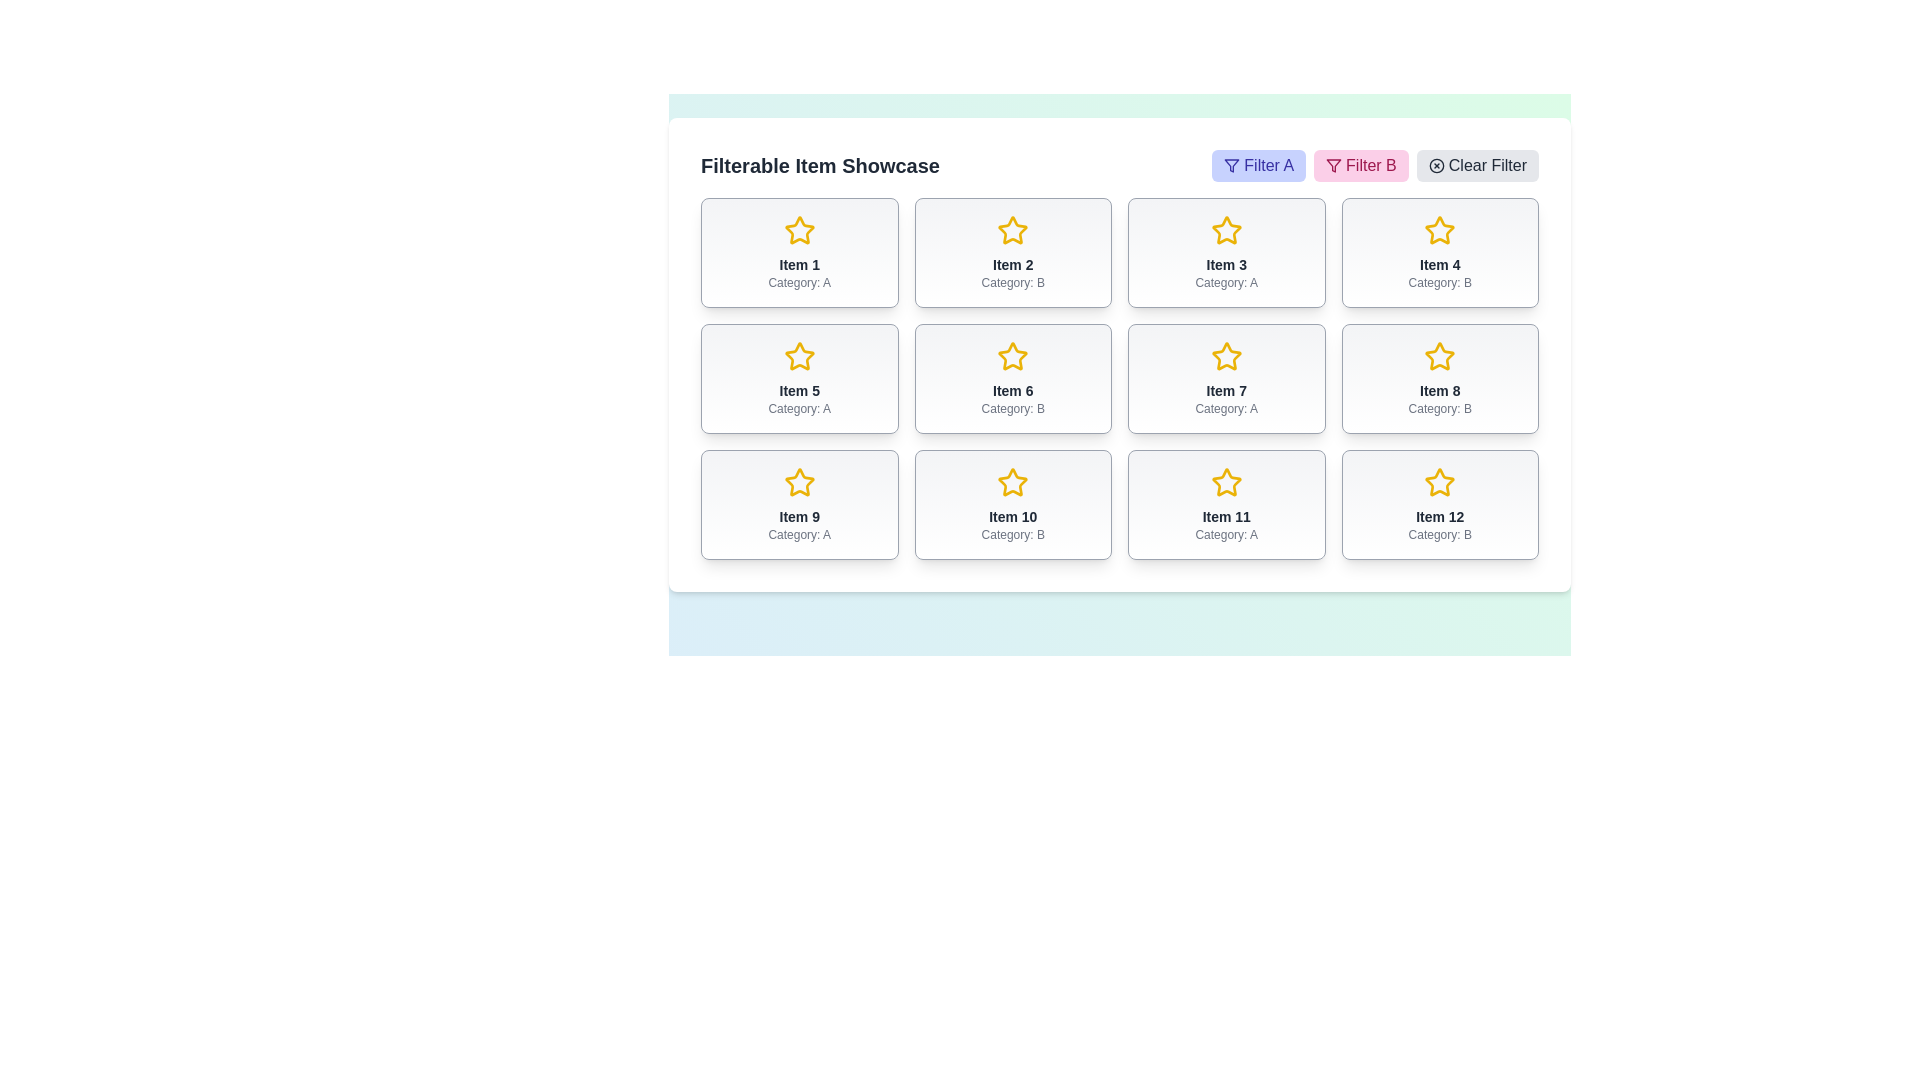  Describe the element at coordinates (1225, 282) in the screenshot. I see `the label indicating category (A) positioned below the title 'Item 3' in the bordered card at the top-right of the second row in the grid layout` at that location.